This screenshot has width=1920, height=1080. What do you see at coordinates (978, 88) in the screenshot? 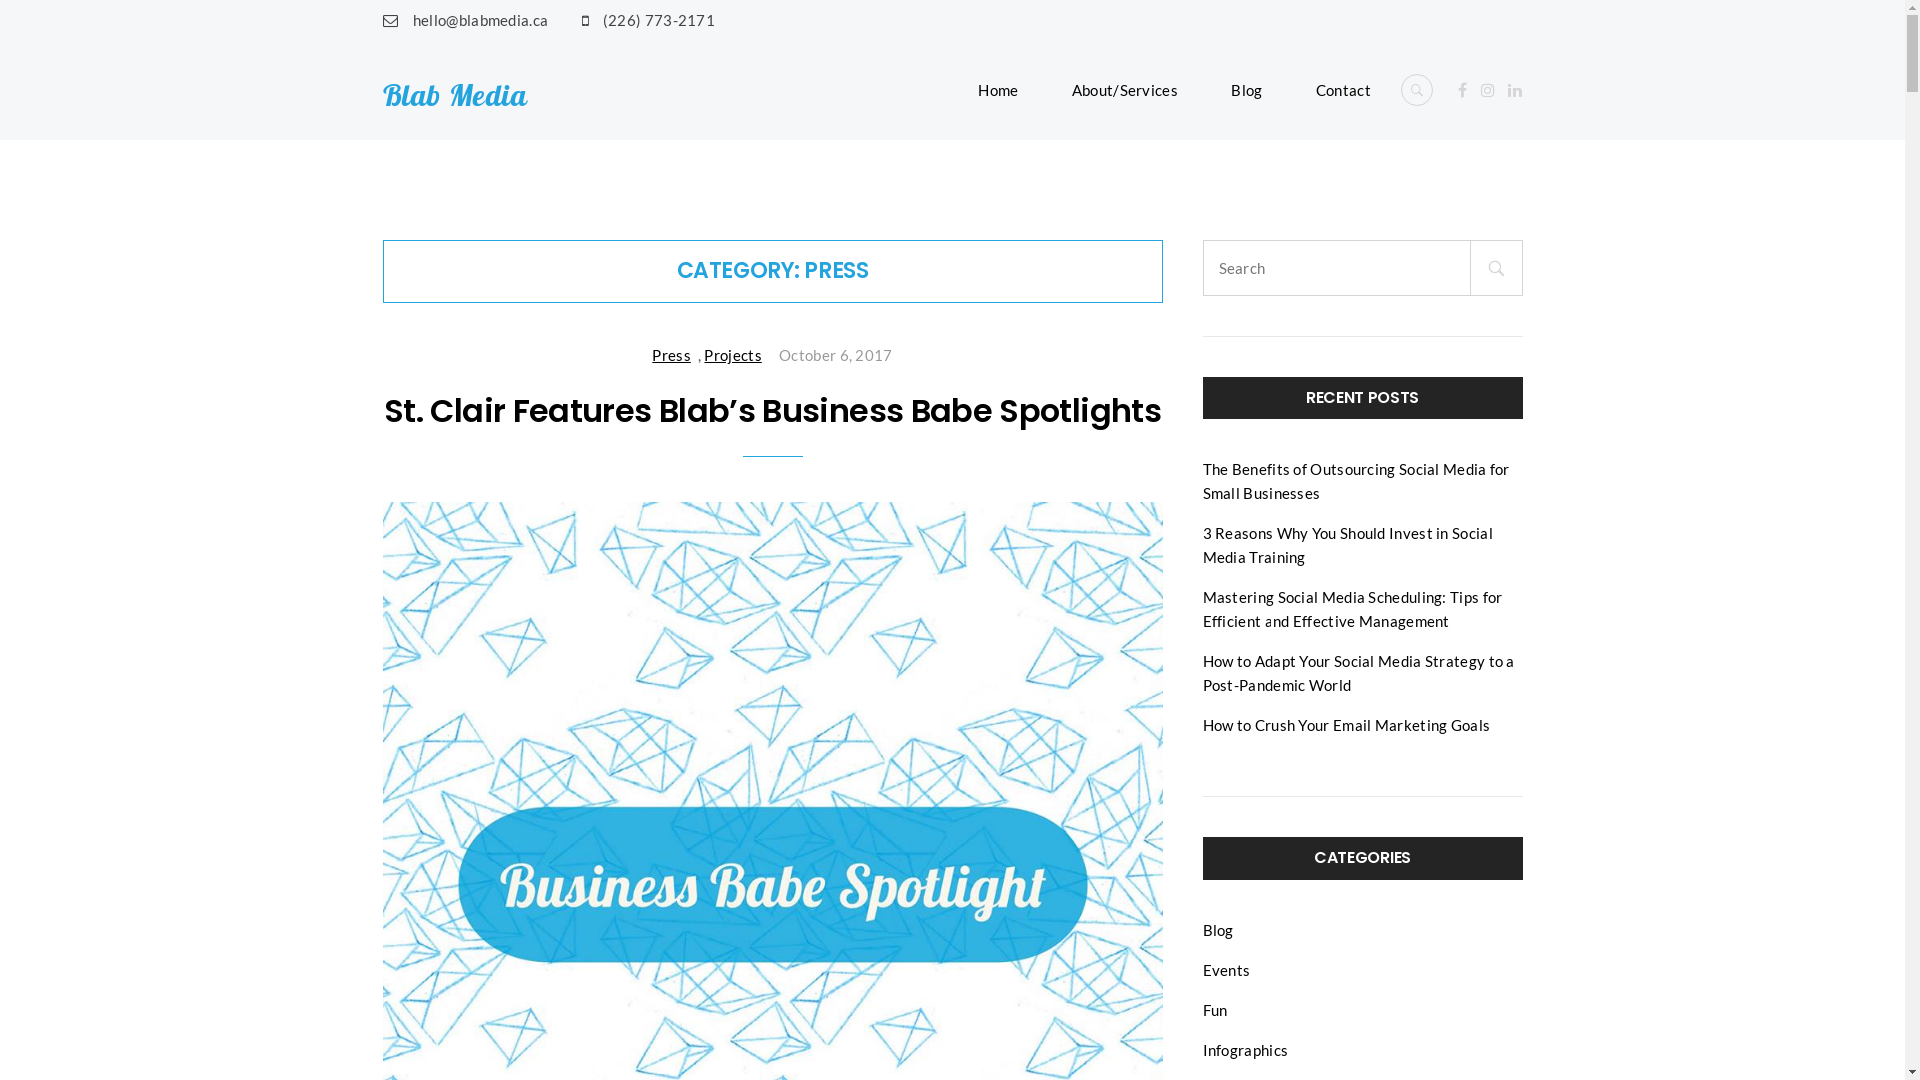
I see `'Home'` at bounding box center [978, 88].